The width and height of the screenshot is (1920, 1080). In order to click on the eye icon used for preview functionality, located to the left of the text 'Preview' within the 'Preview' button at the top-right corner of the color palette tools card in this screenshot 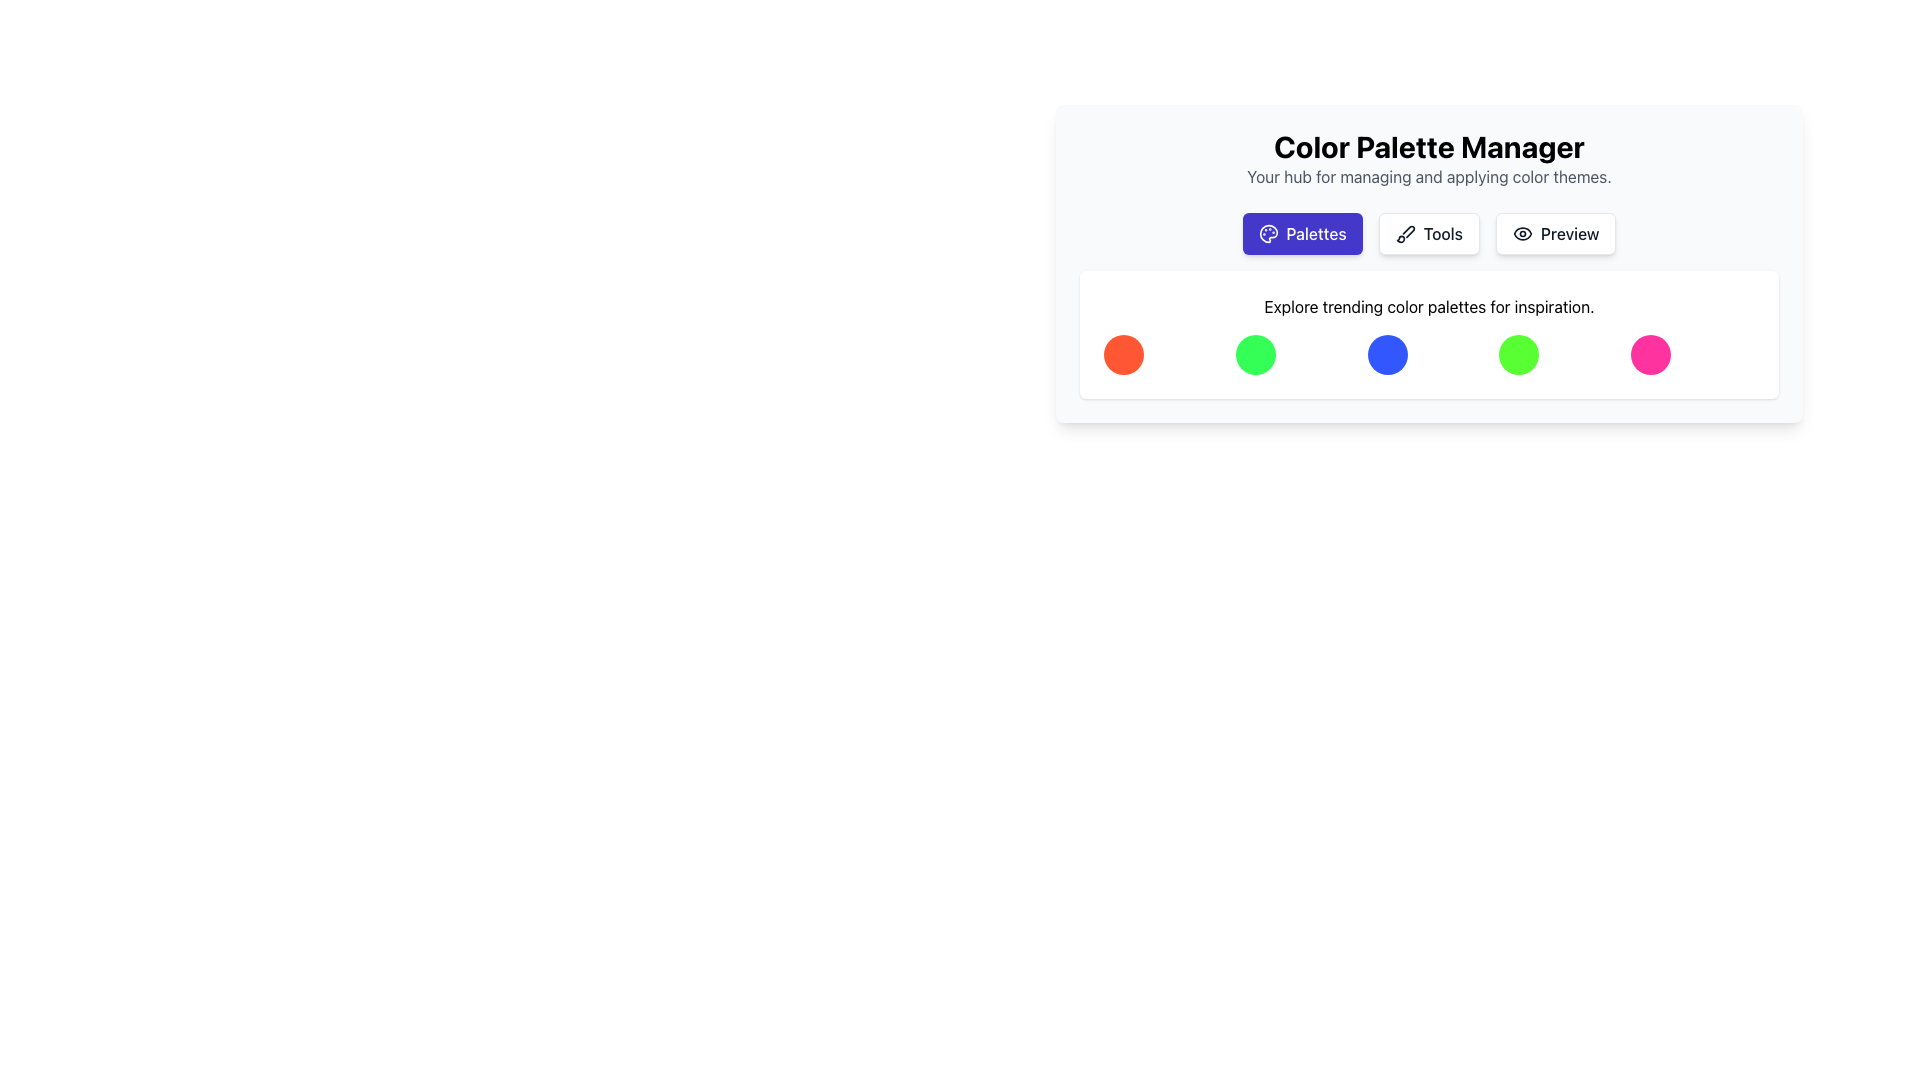, I will do `click(1521, 233)`.